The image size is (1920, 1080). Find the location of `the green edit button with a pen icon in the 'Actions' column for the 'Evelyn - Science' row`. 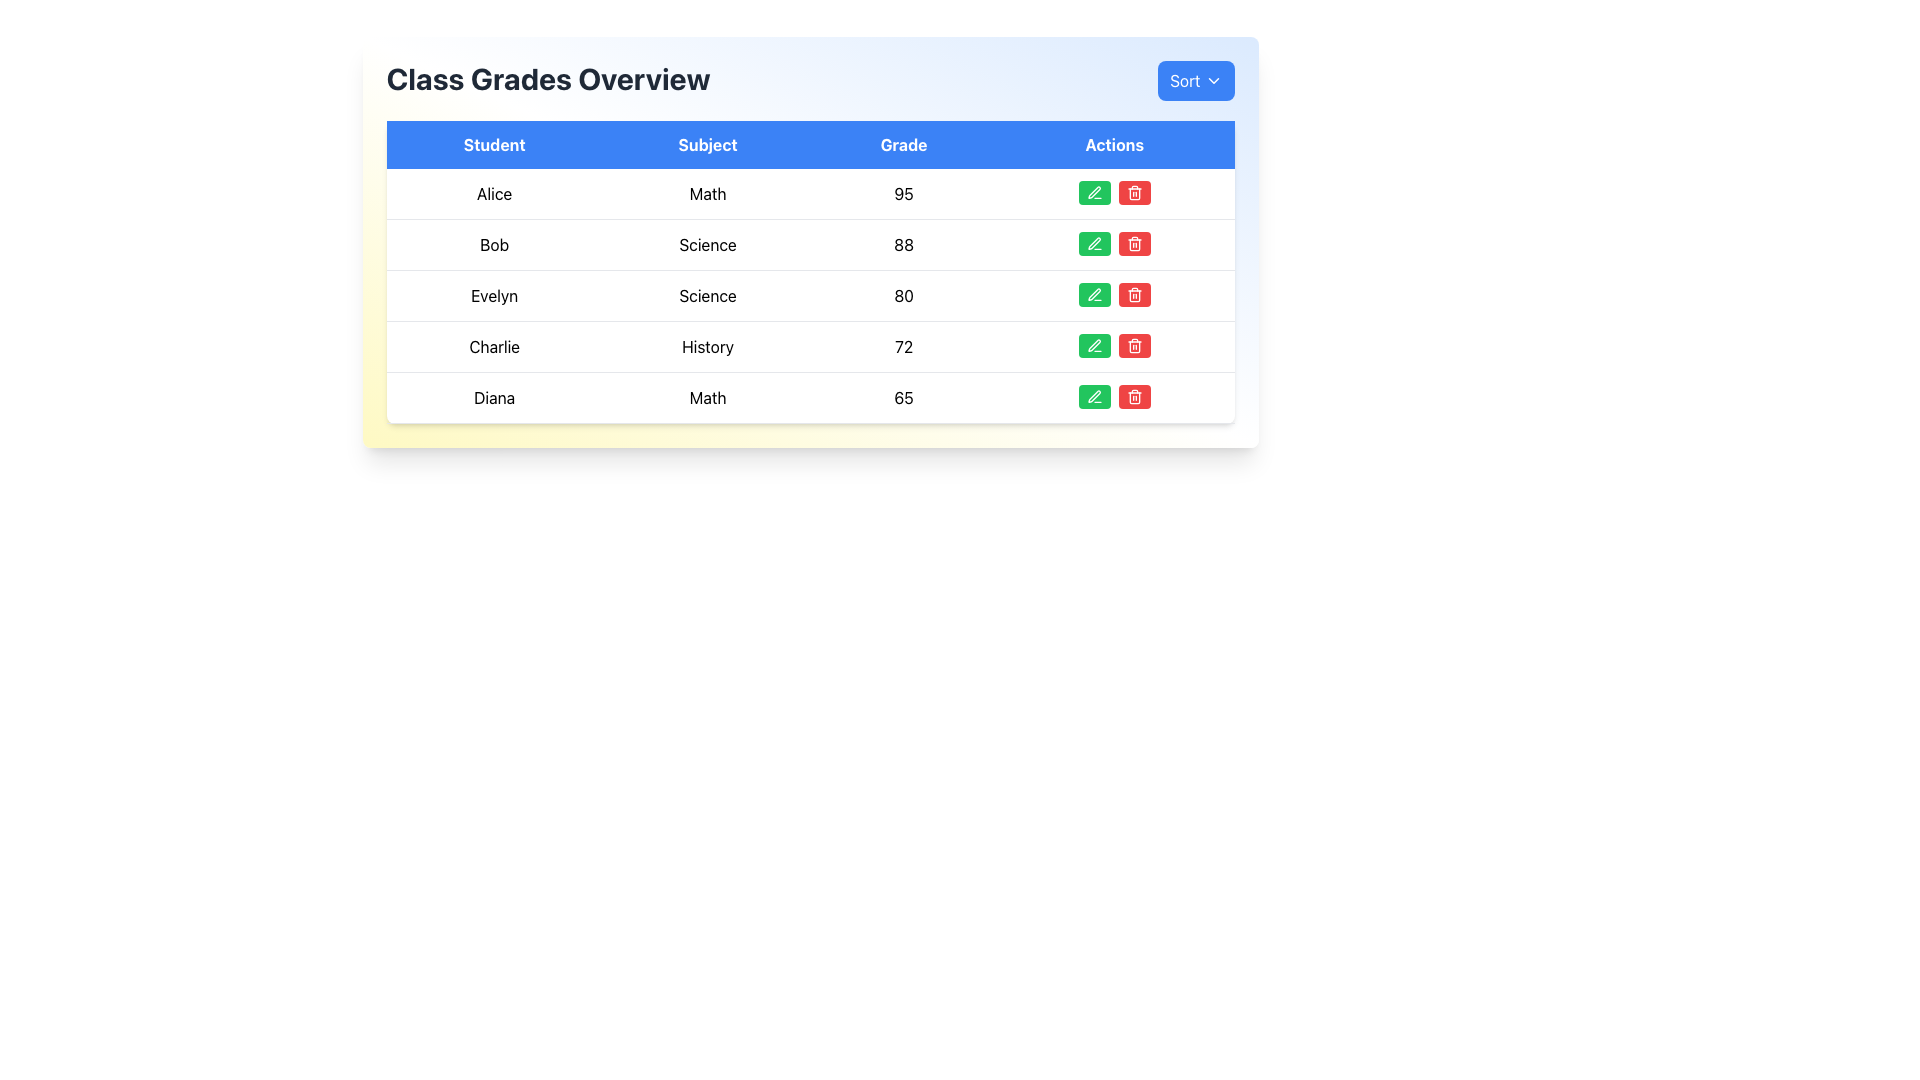

the green edit button with a pen icon in the 'Actions' column for the 'Evelyn - Science' row is located at coordinates (1093, 294).